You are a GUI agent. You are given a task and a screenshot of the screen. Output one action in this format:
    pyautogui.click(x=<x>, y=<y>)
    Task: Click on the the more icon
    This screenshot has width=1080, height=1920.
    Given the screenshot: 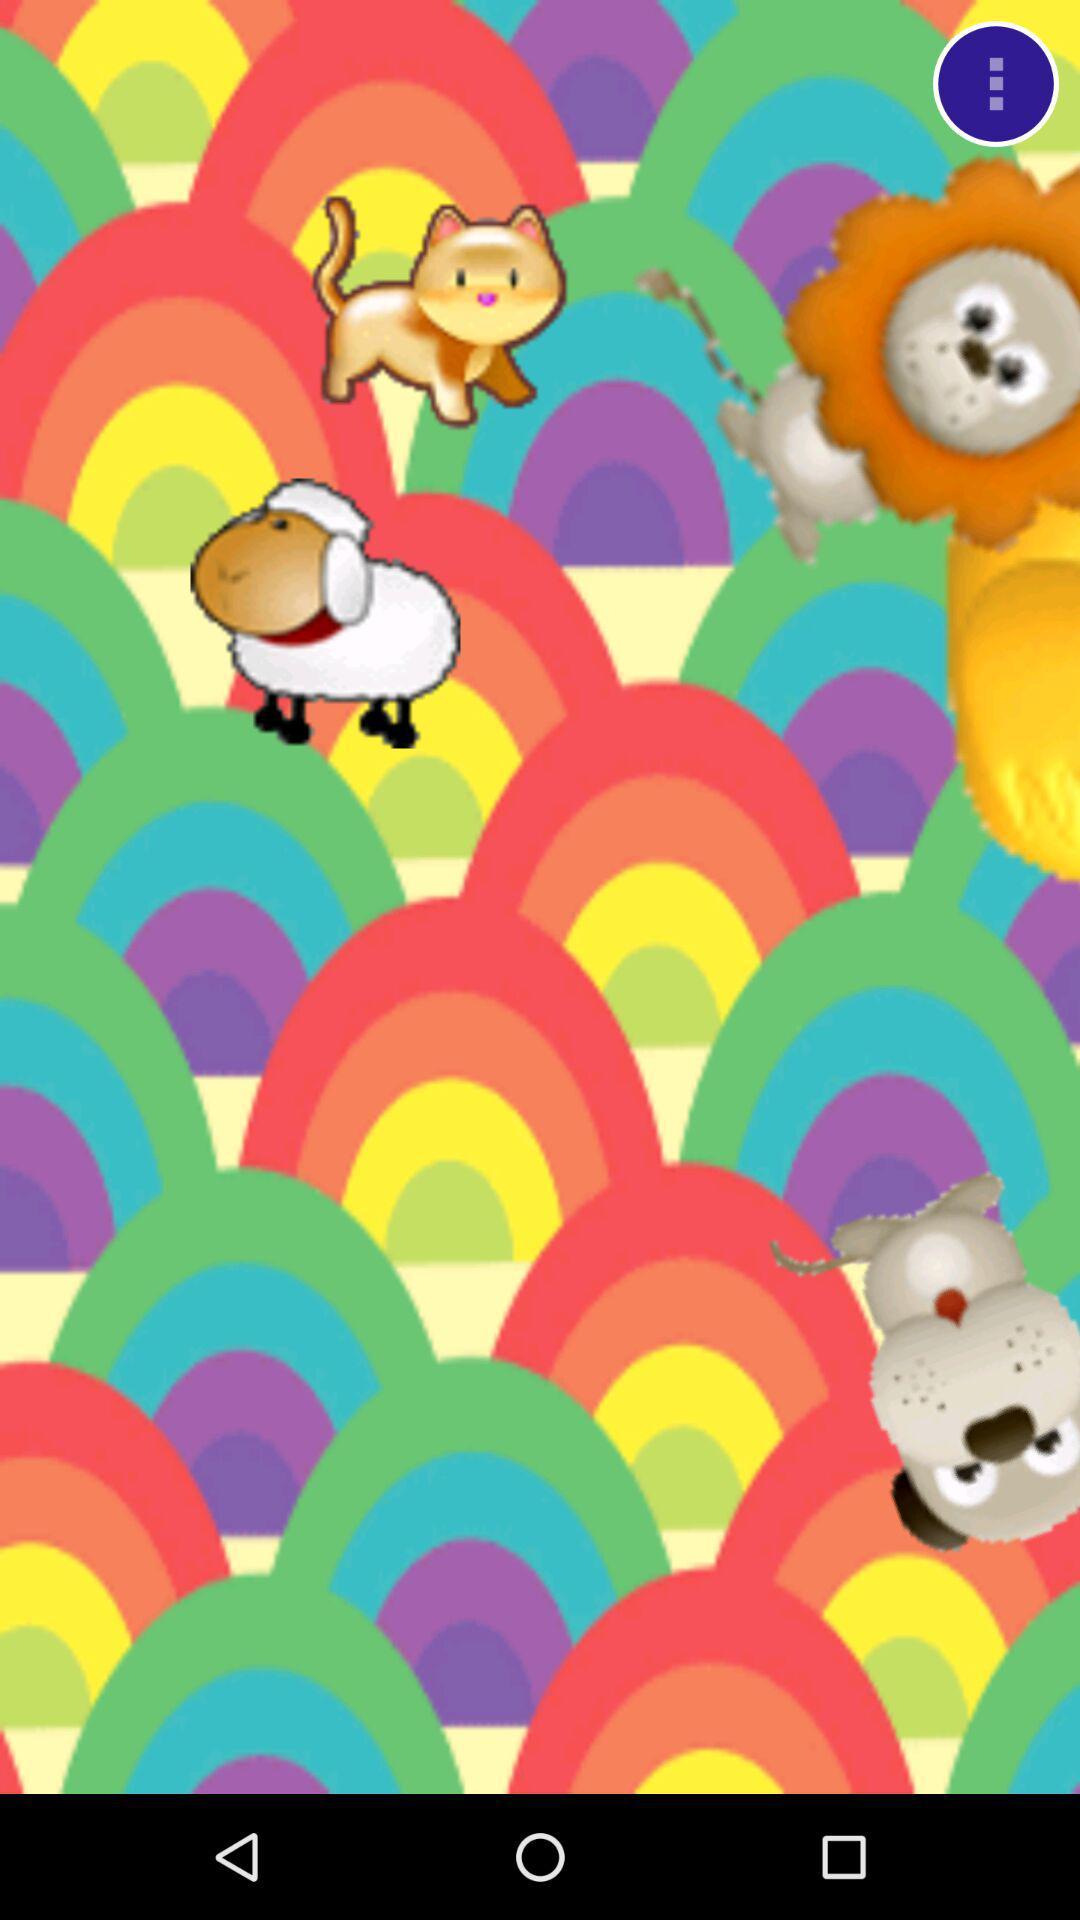 What is the action you would take?
    pyautogui.click(x=995, y=88)
    